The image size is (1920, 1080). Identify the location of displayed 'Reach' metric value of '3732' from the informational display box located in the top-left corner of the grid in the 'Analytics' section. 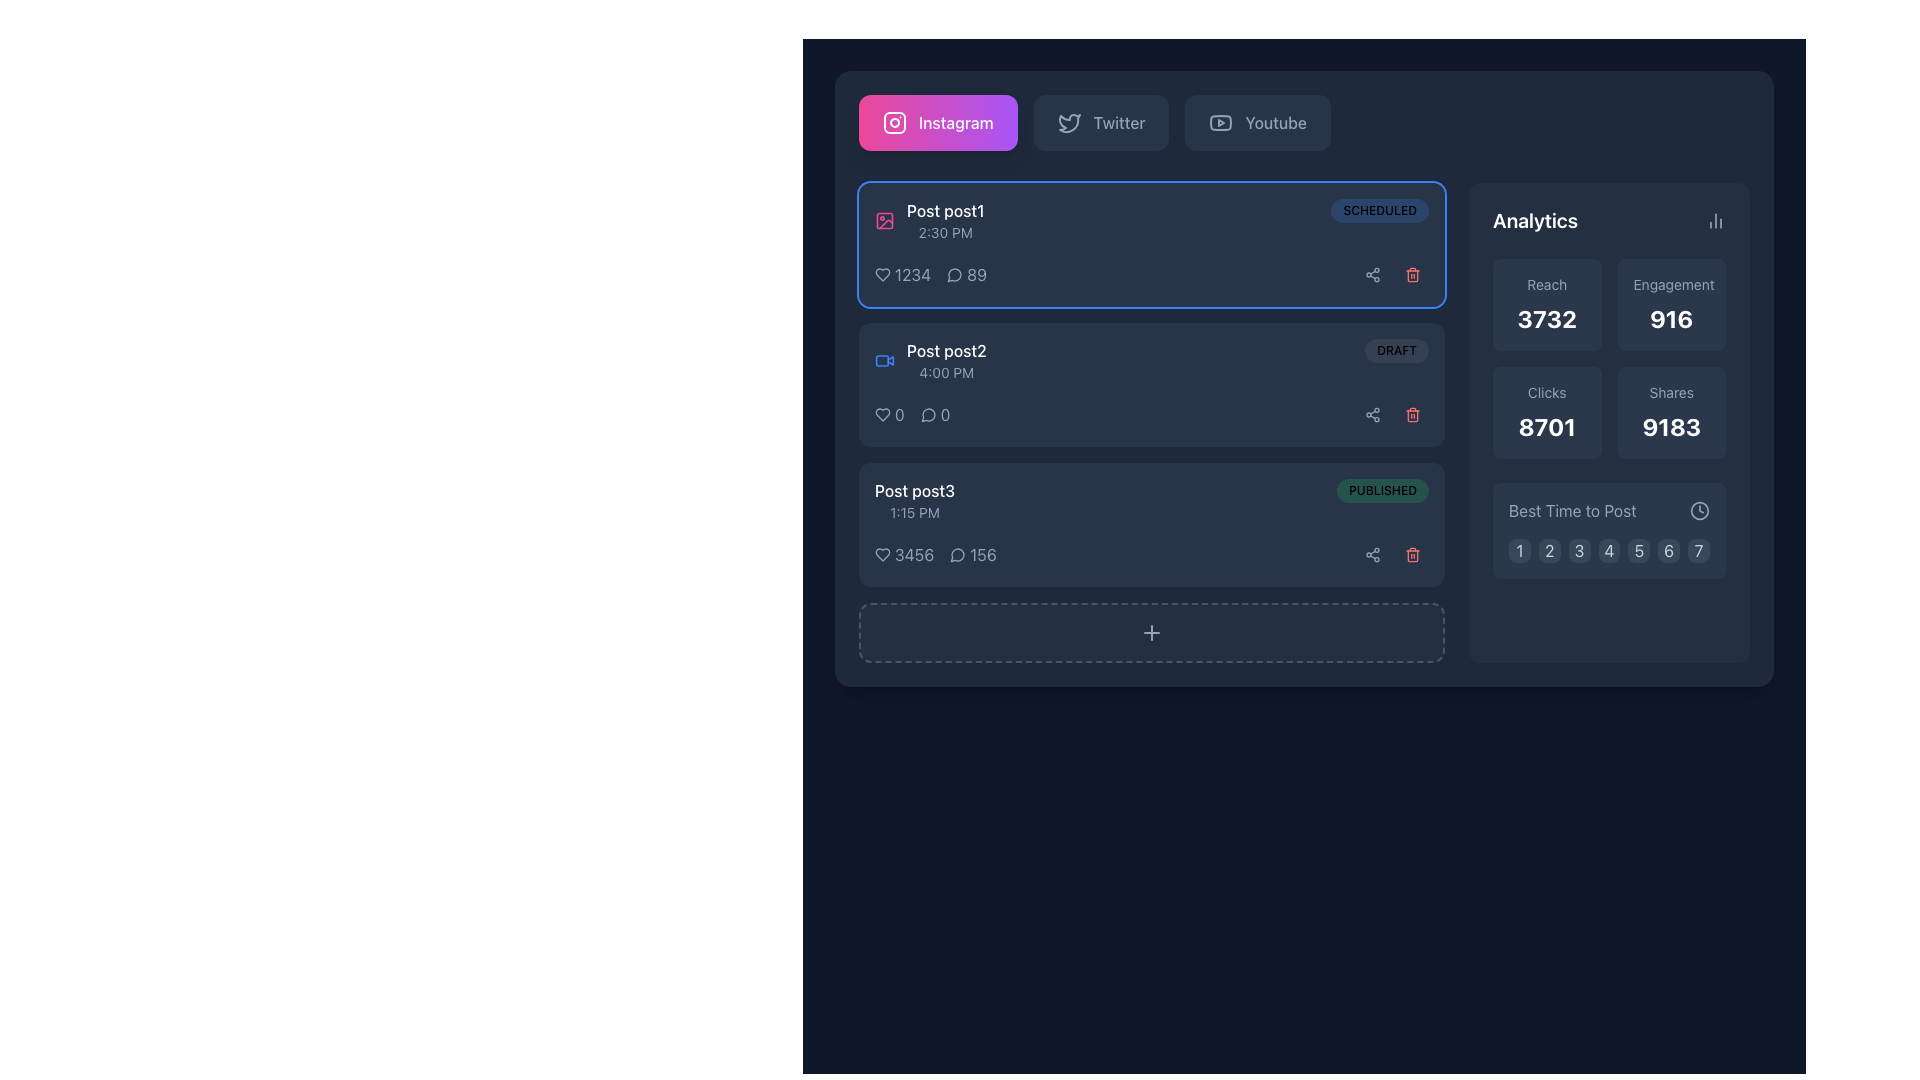
(1546, 304).